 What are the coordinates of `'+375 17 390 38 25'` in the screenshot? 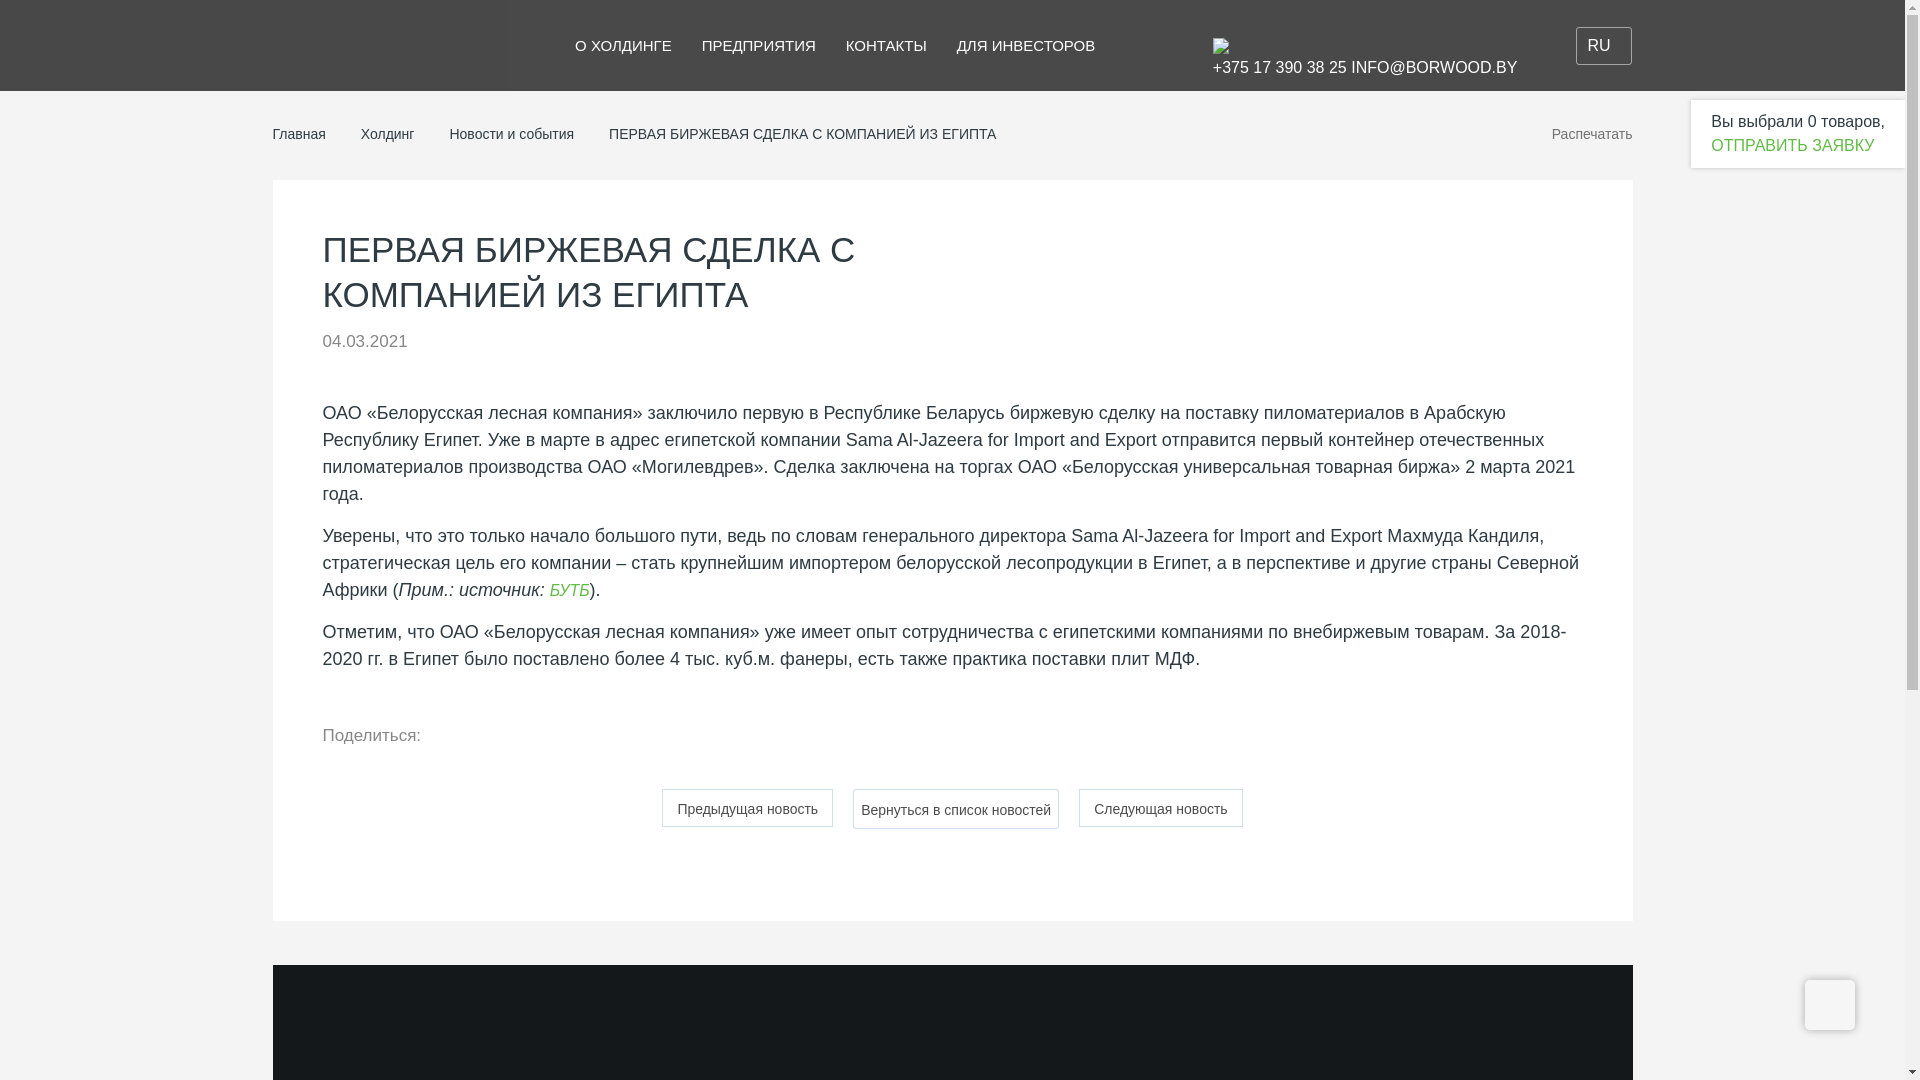 It's located at (1280, 66).